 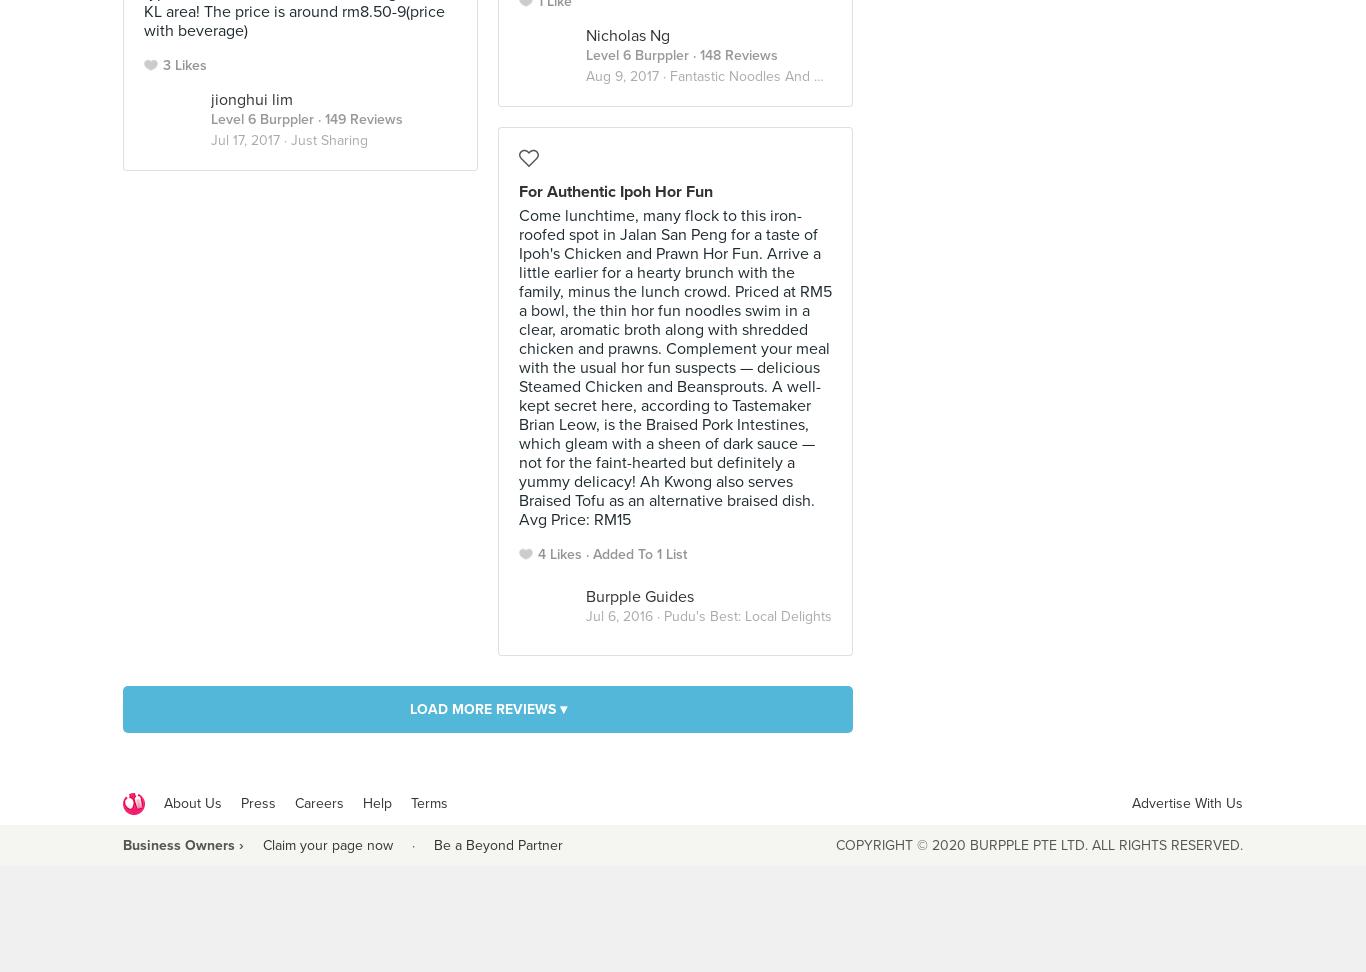 I want to click on '· 149 Reviews', so click(x=357, y=117).